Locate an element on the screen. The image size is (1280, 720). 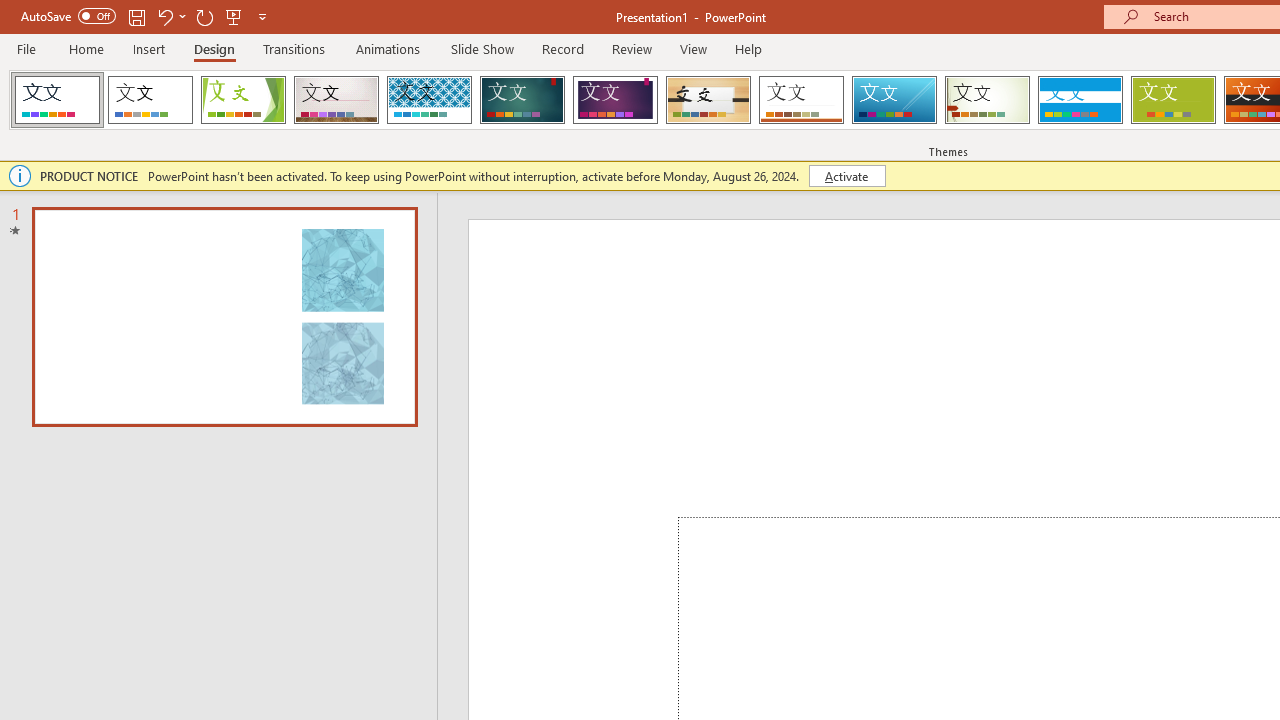
'Undo' is located at coordinates (170, 16).